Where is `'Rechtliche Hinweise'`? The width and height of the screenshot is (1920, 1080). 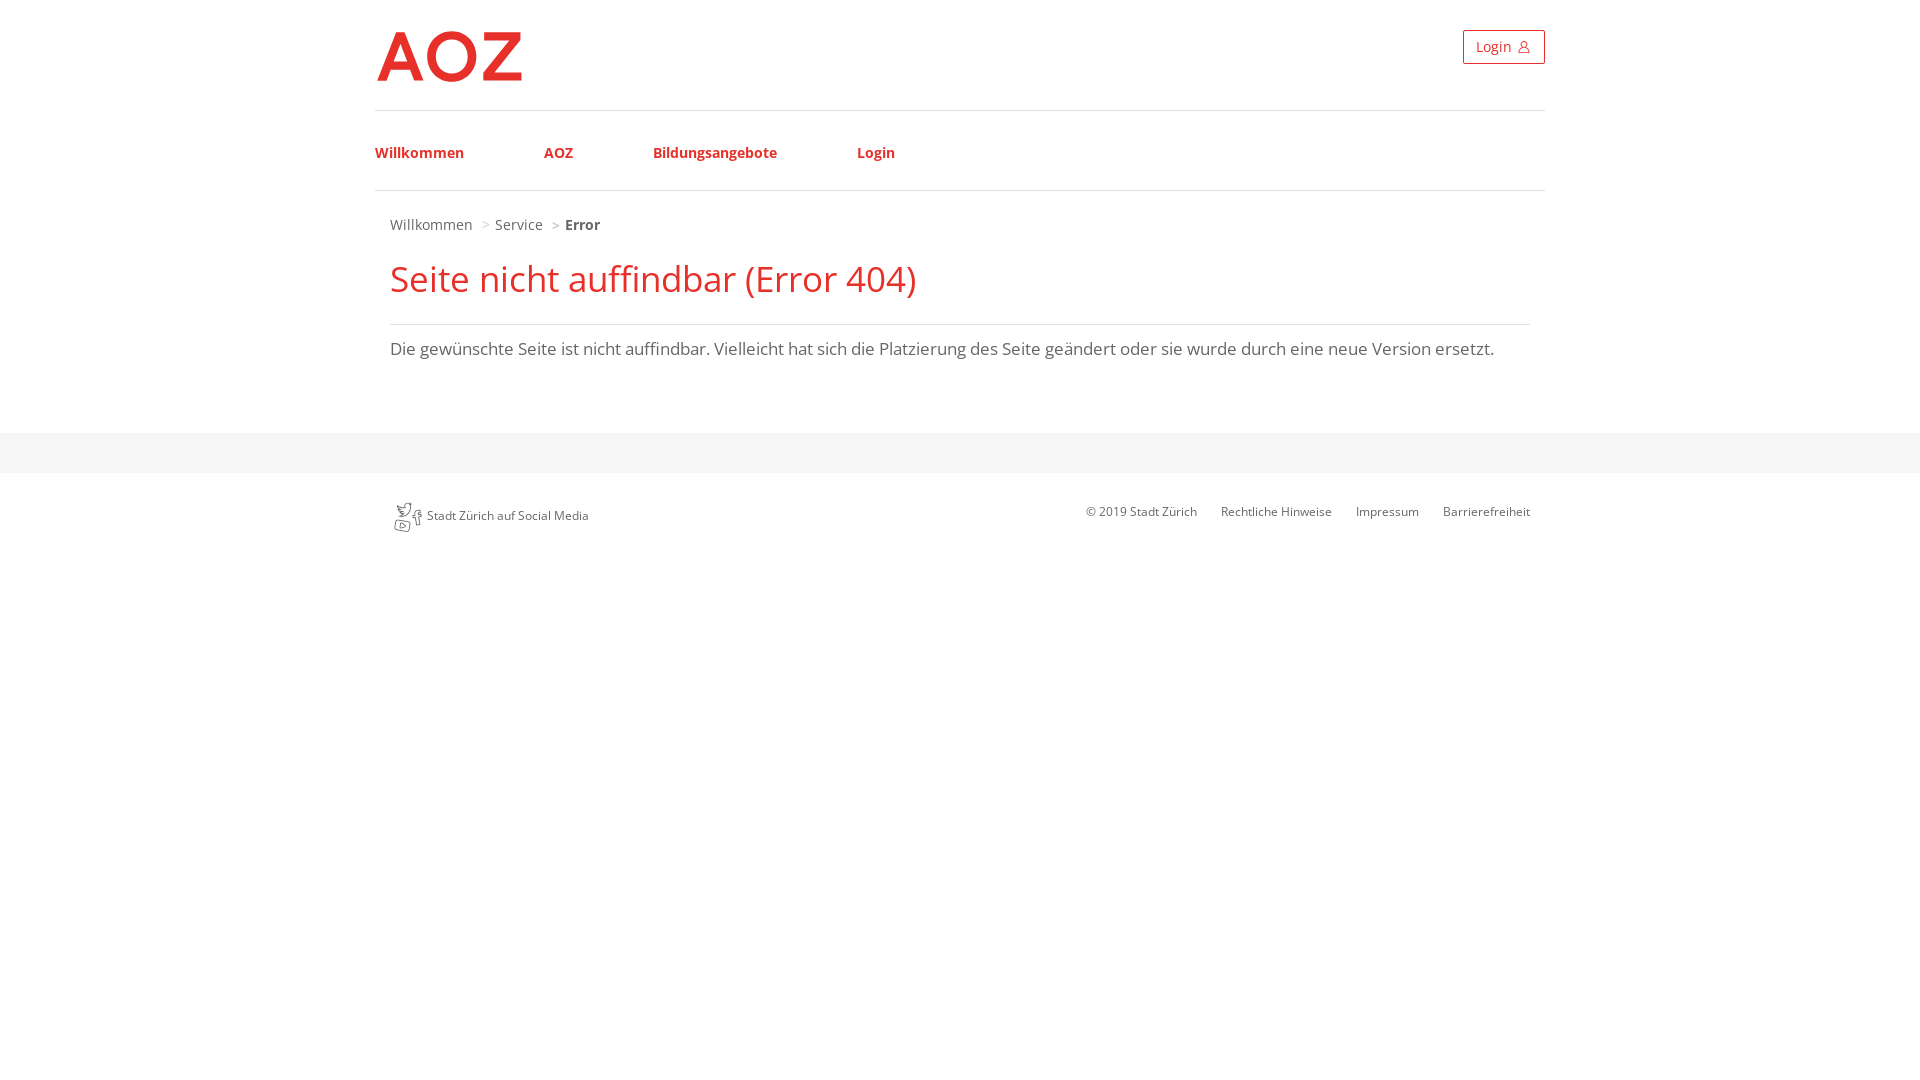 'Rechtliche Hinweise' is located at coordinates (1219, 510).